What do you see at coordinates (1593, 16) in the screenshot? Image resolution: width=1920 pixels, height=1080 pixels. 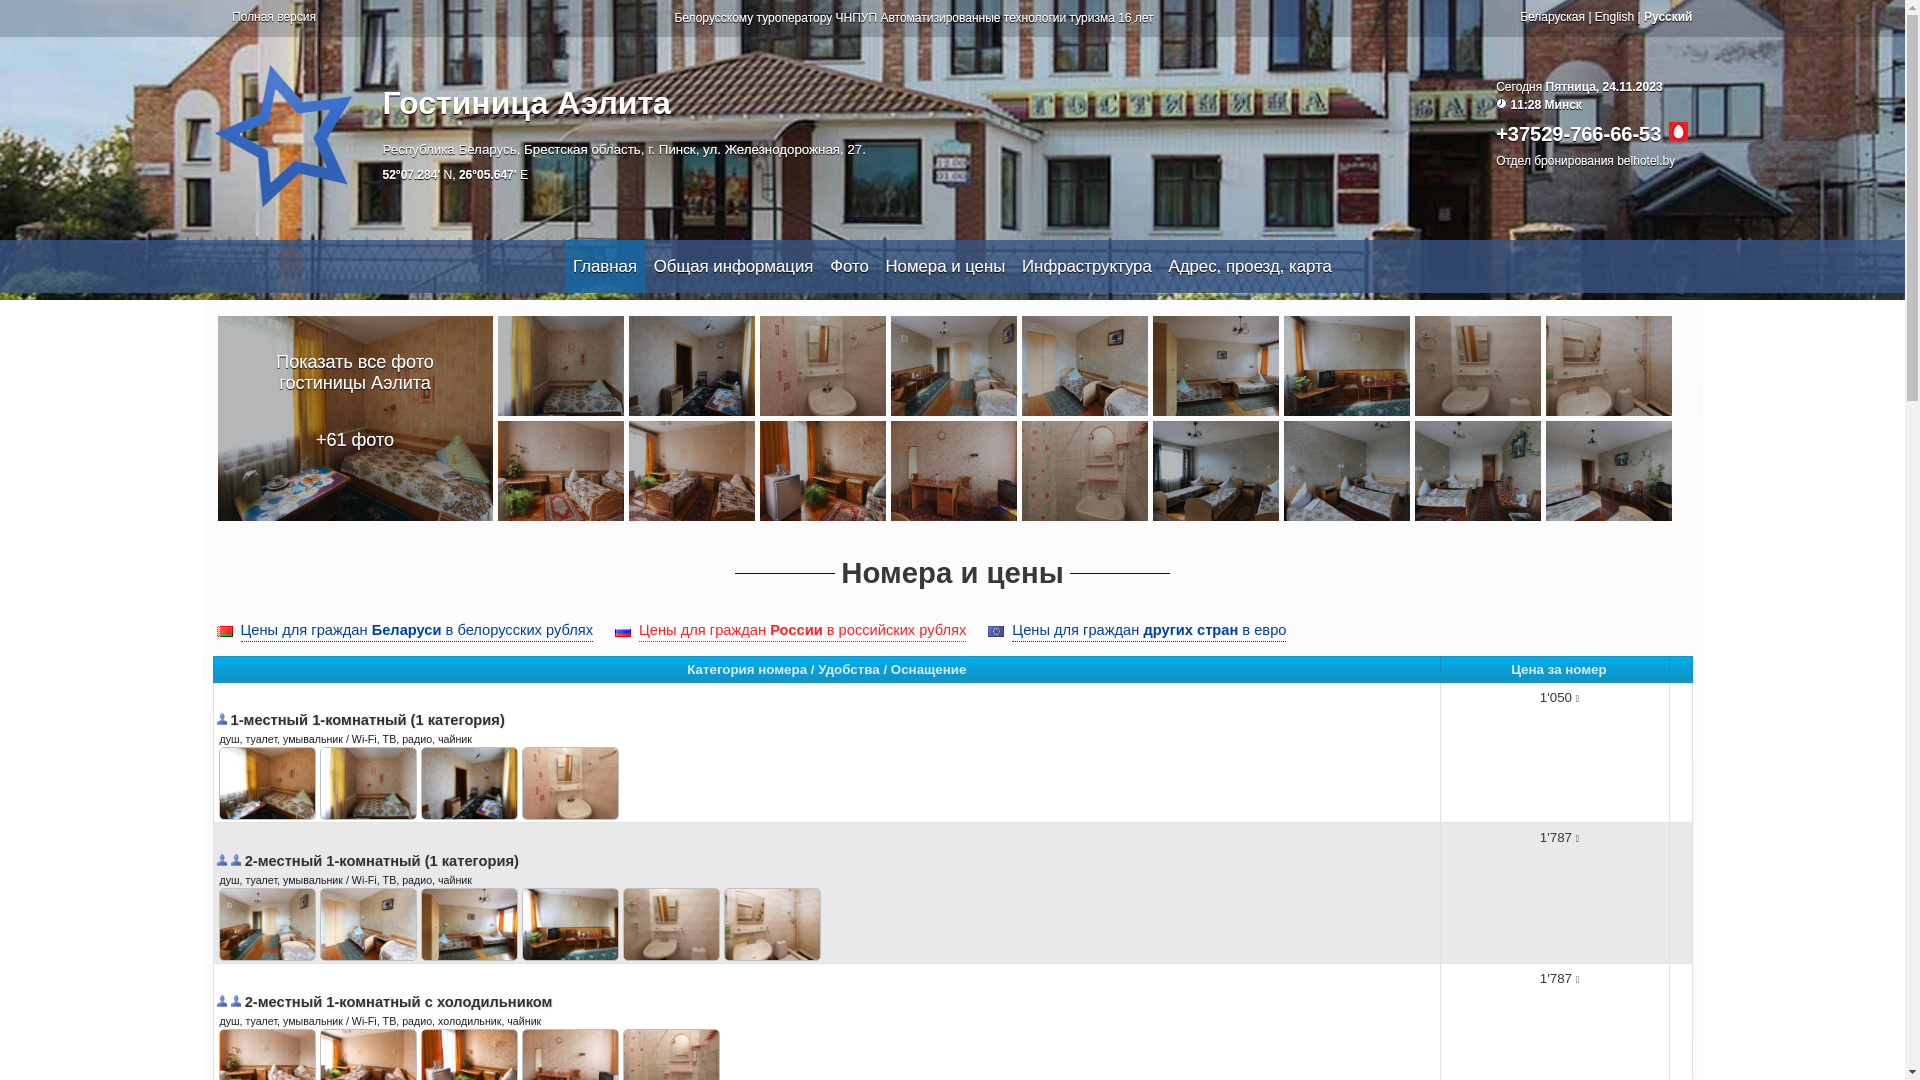 I see `'English'` at bounding box center [1593, 16].